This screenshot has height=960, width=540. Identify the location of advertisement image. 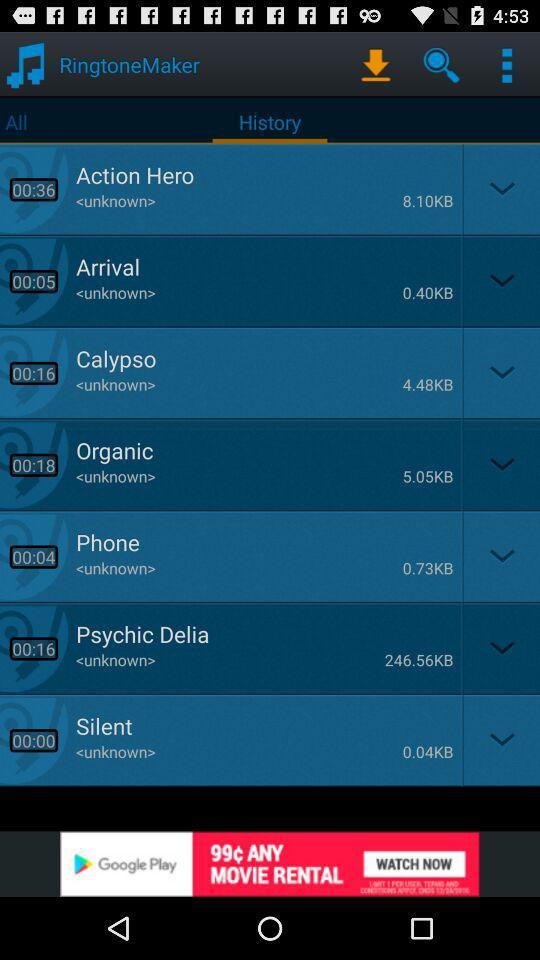
(270, 863).